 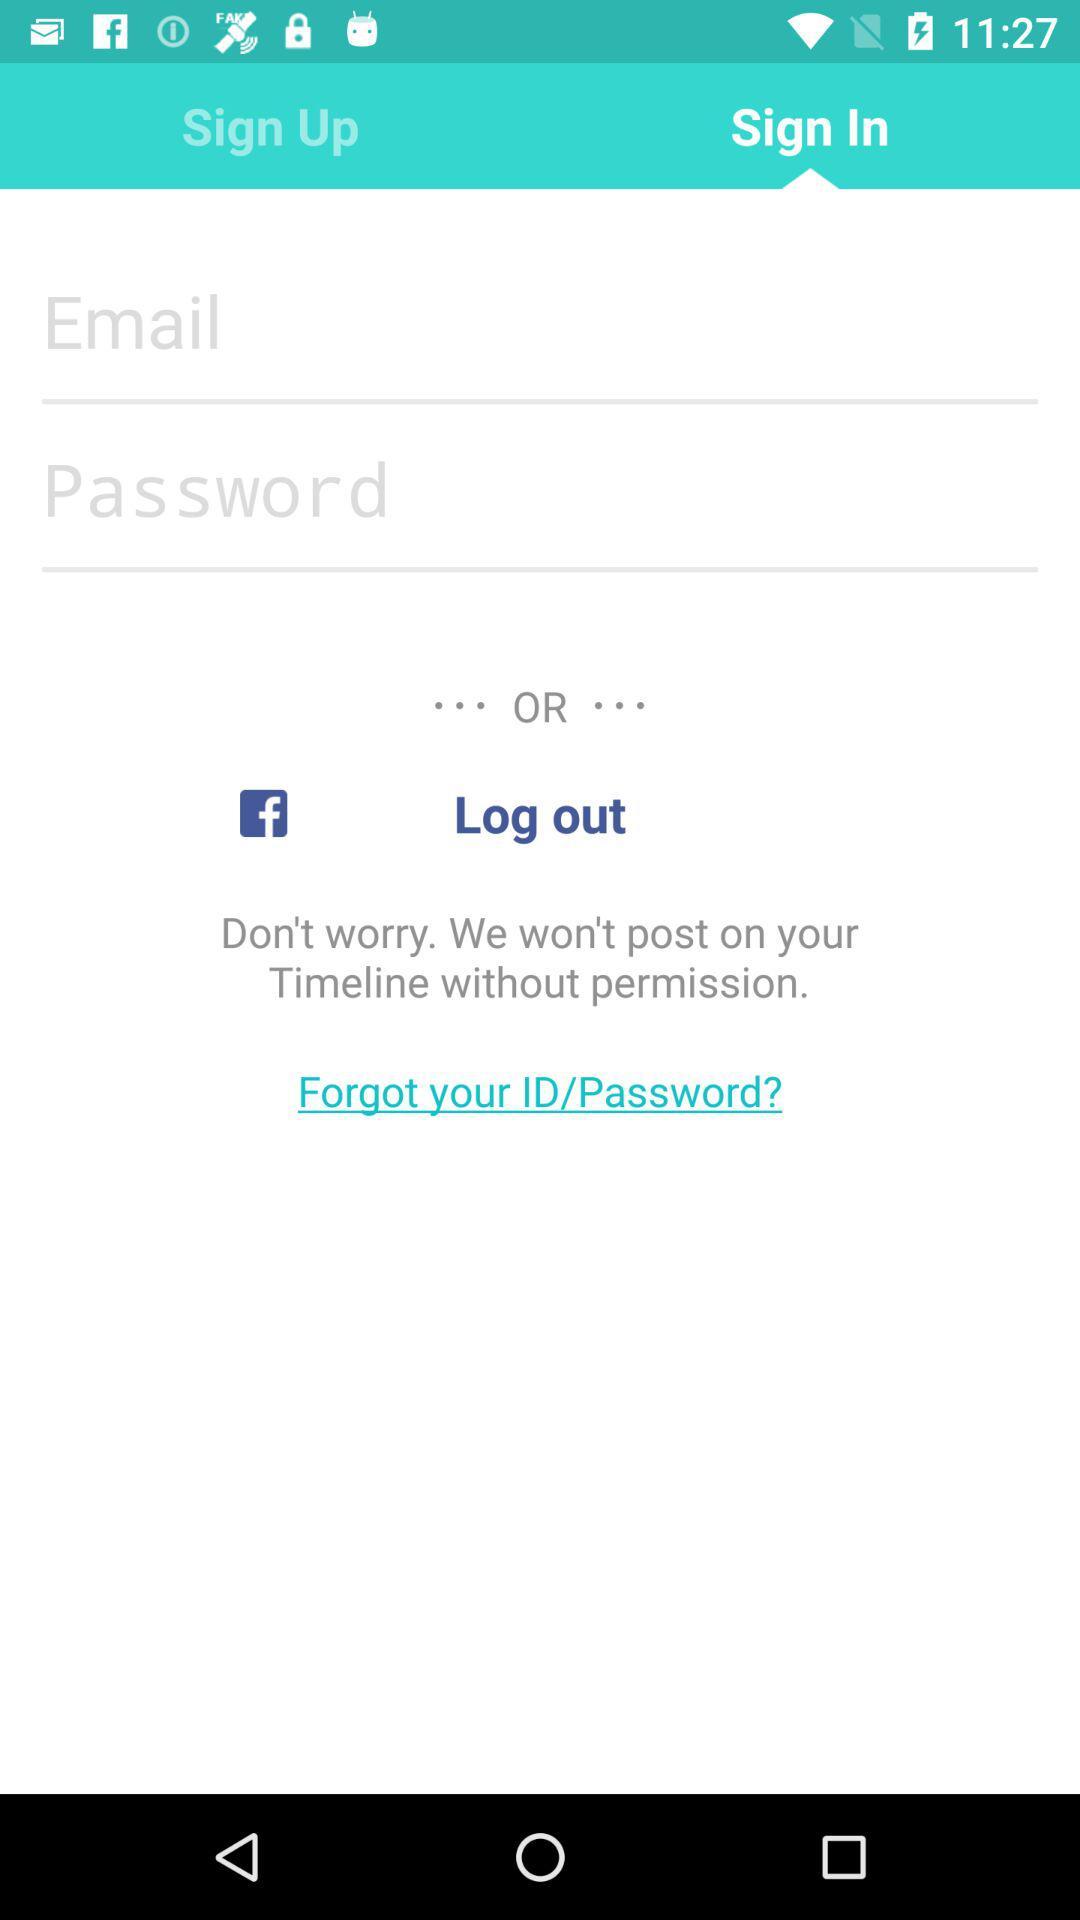 What do you see at coordinates (540, 1089) in the screenshot?
I see `the last text of the page from bottom` at bounding box center [540, 1089].